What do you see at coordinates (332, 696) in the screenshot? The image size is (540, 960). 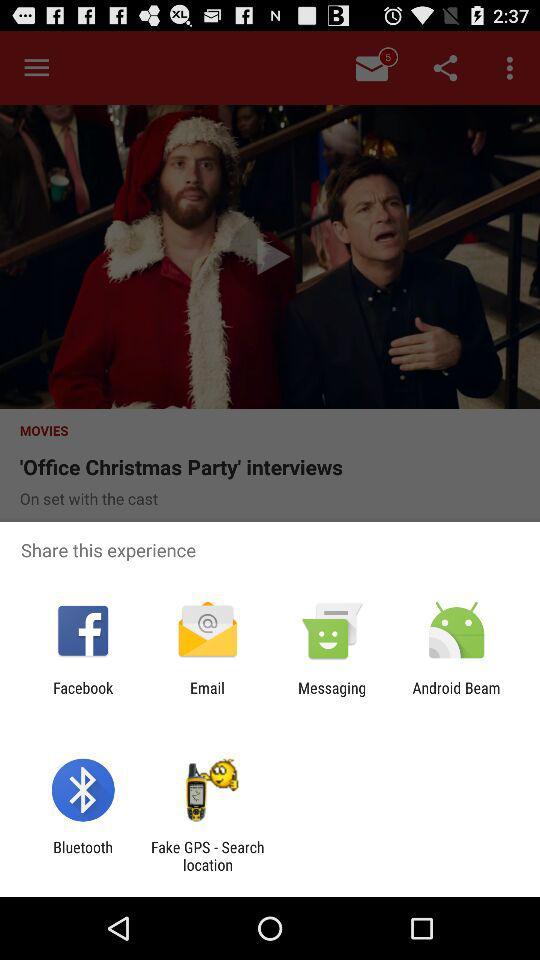 I see `the icon next to the android beam icon` at bounding box center [332, 696].